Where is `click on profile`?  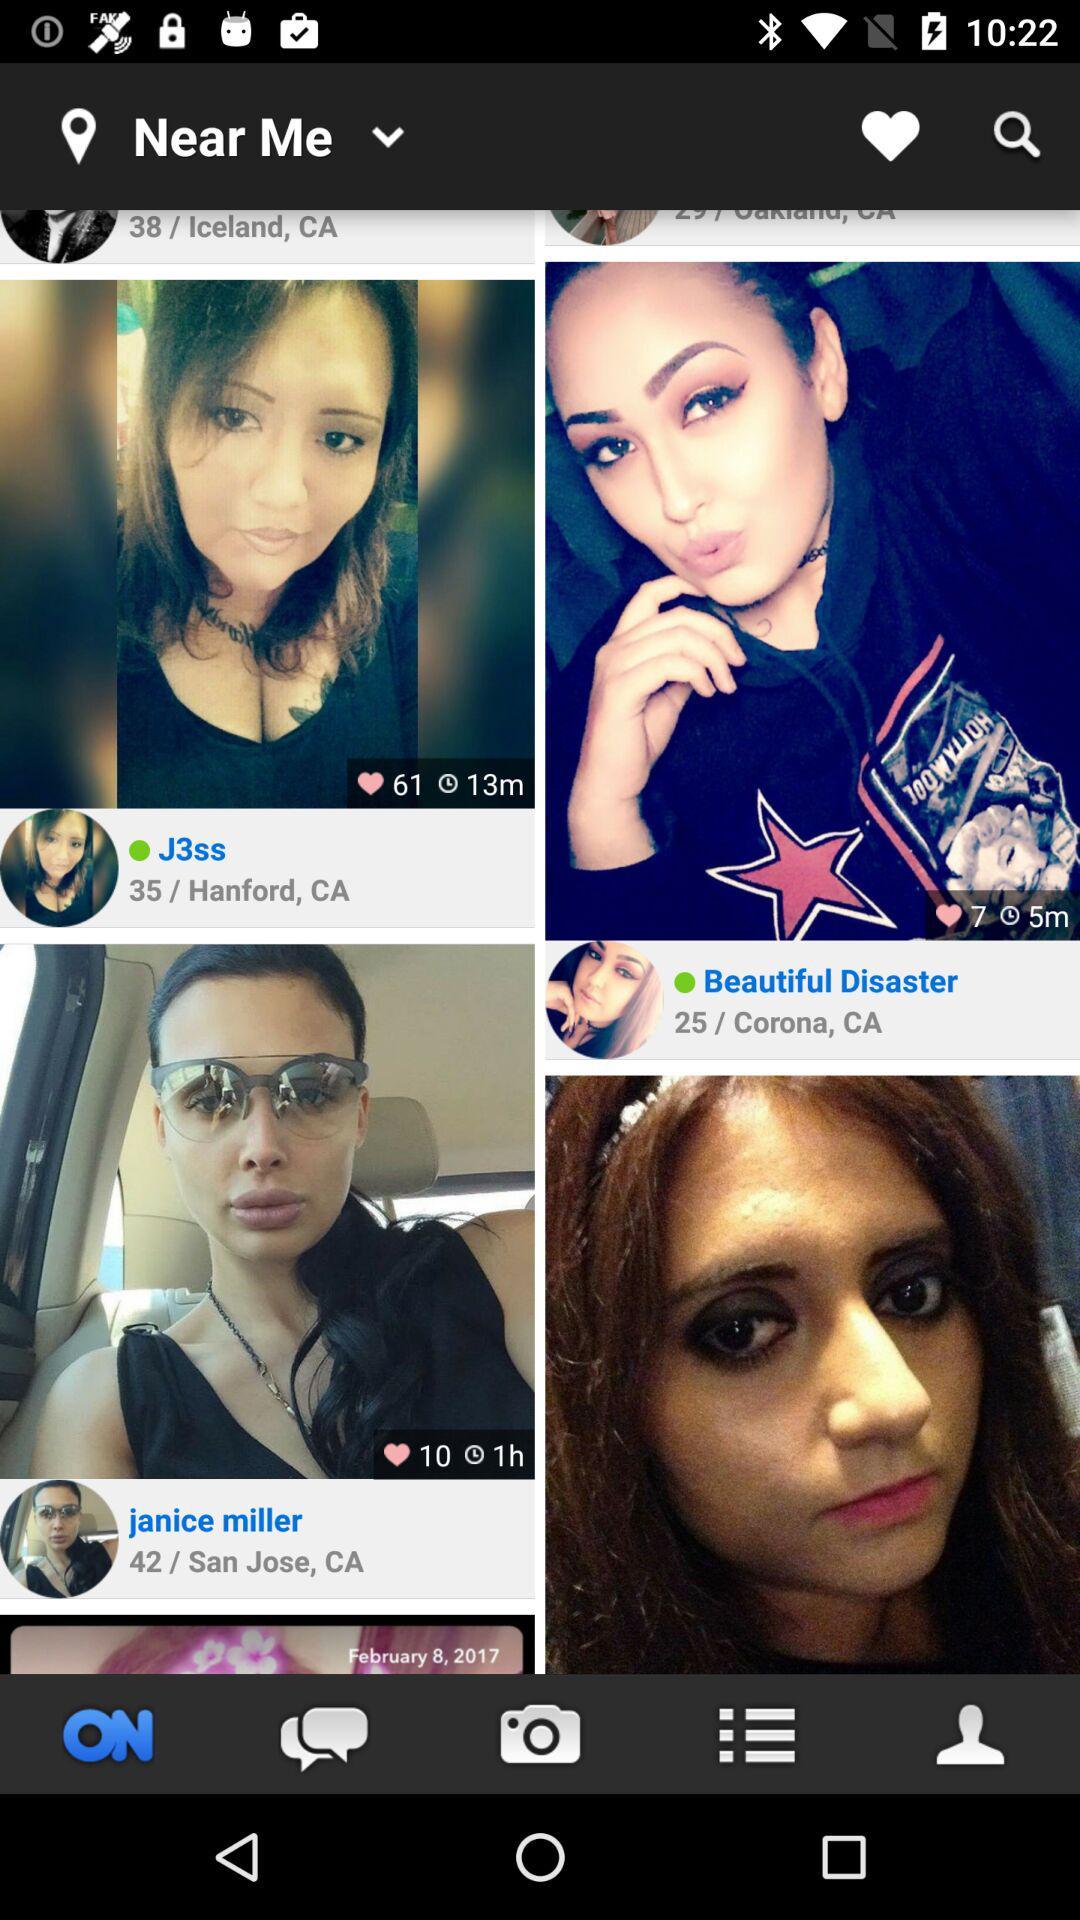 click on profile is located at coordinates (603, 227).